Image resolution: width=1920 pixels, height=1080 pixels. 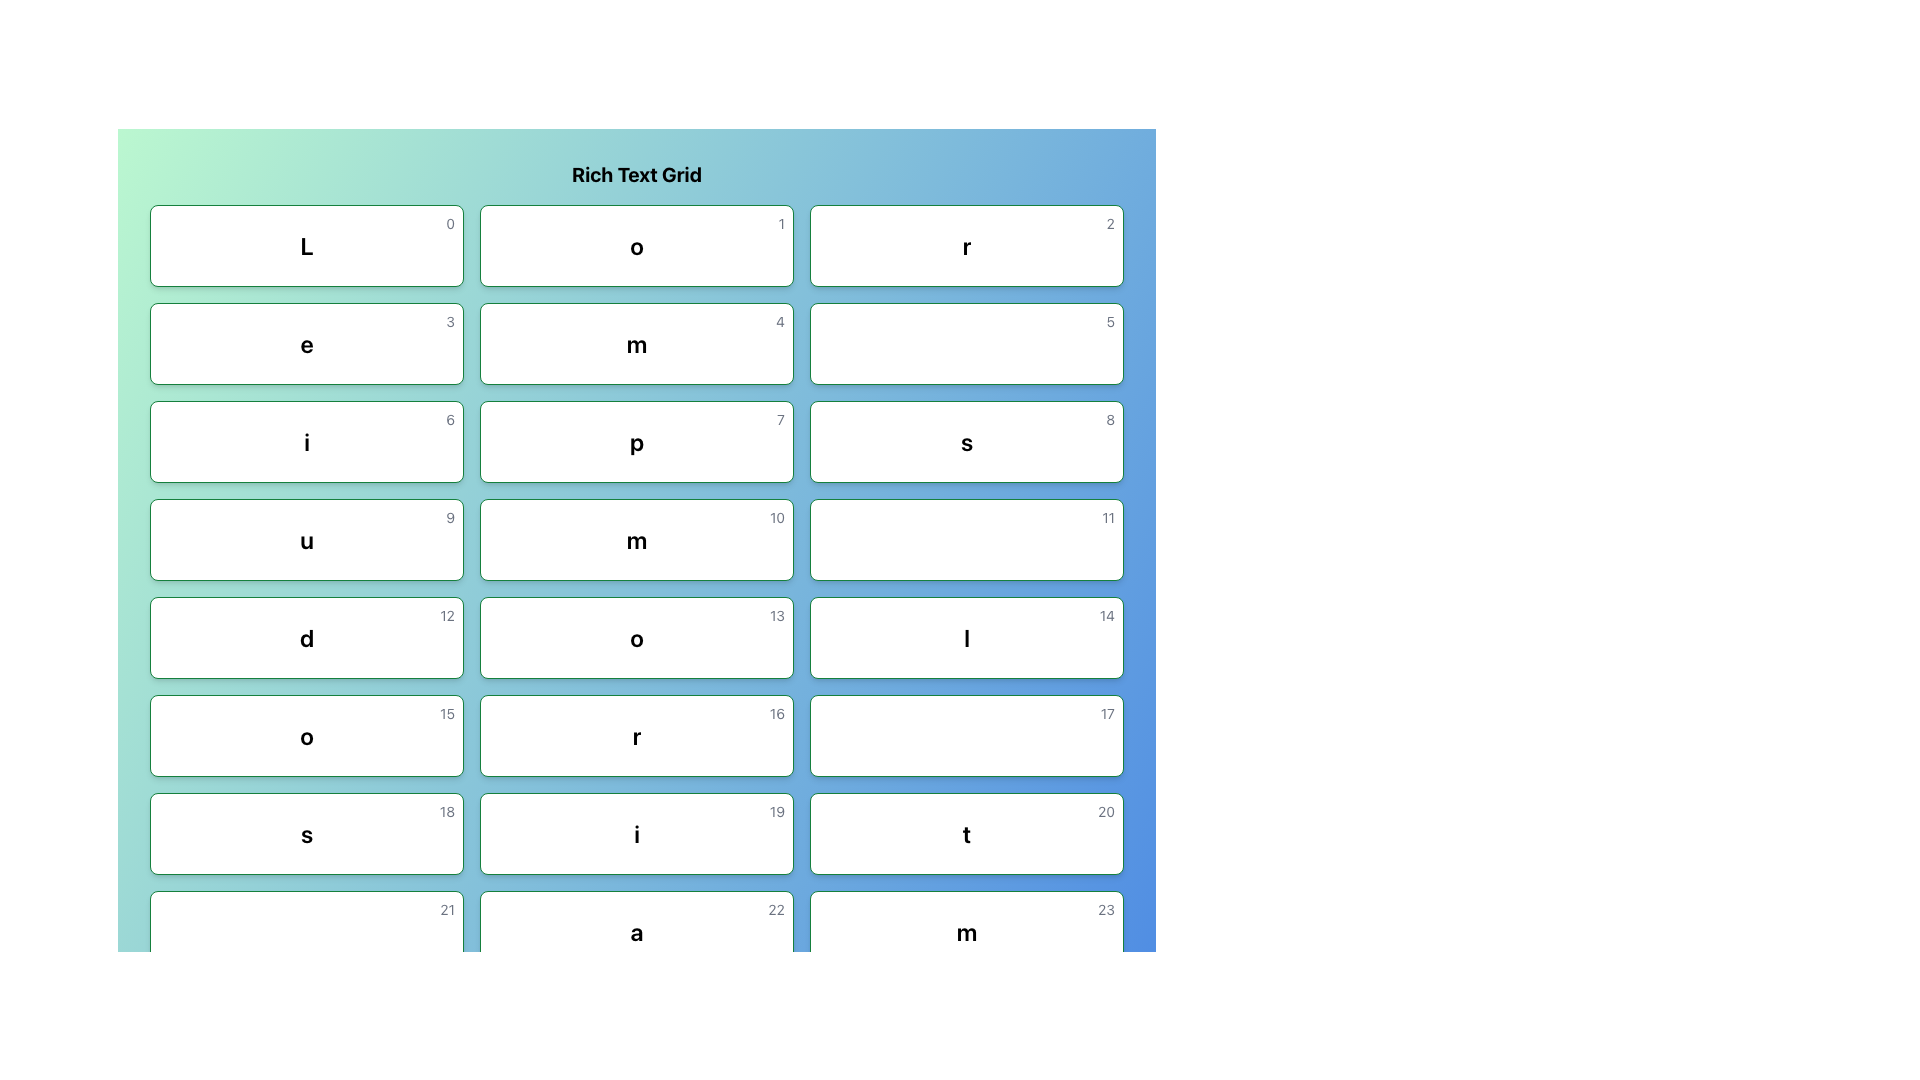 I want to click on the grid cell displaying the number '17' located in the sixth row and third column of the grid, so click(x=966, y=736).